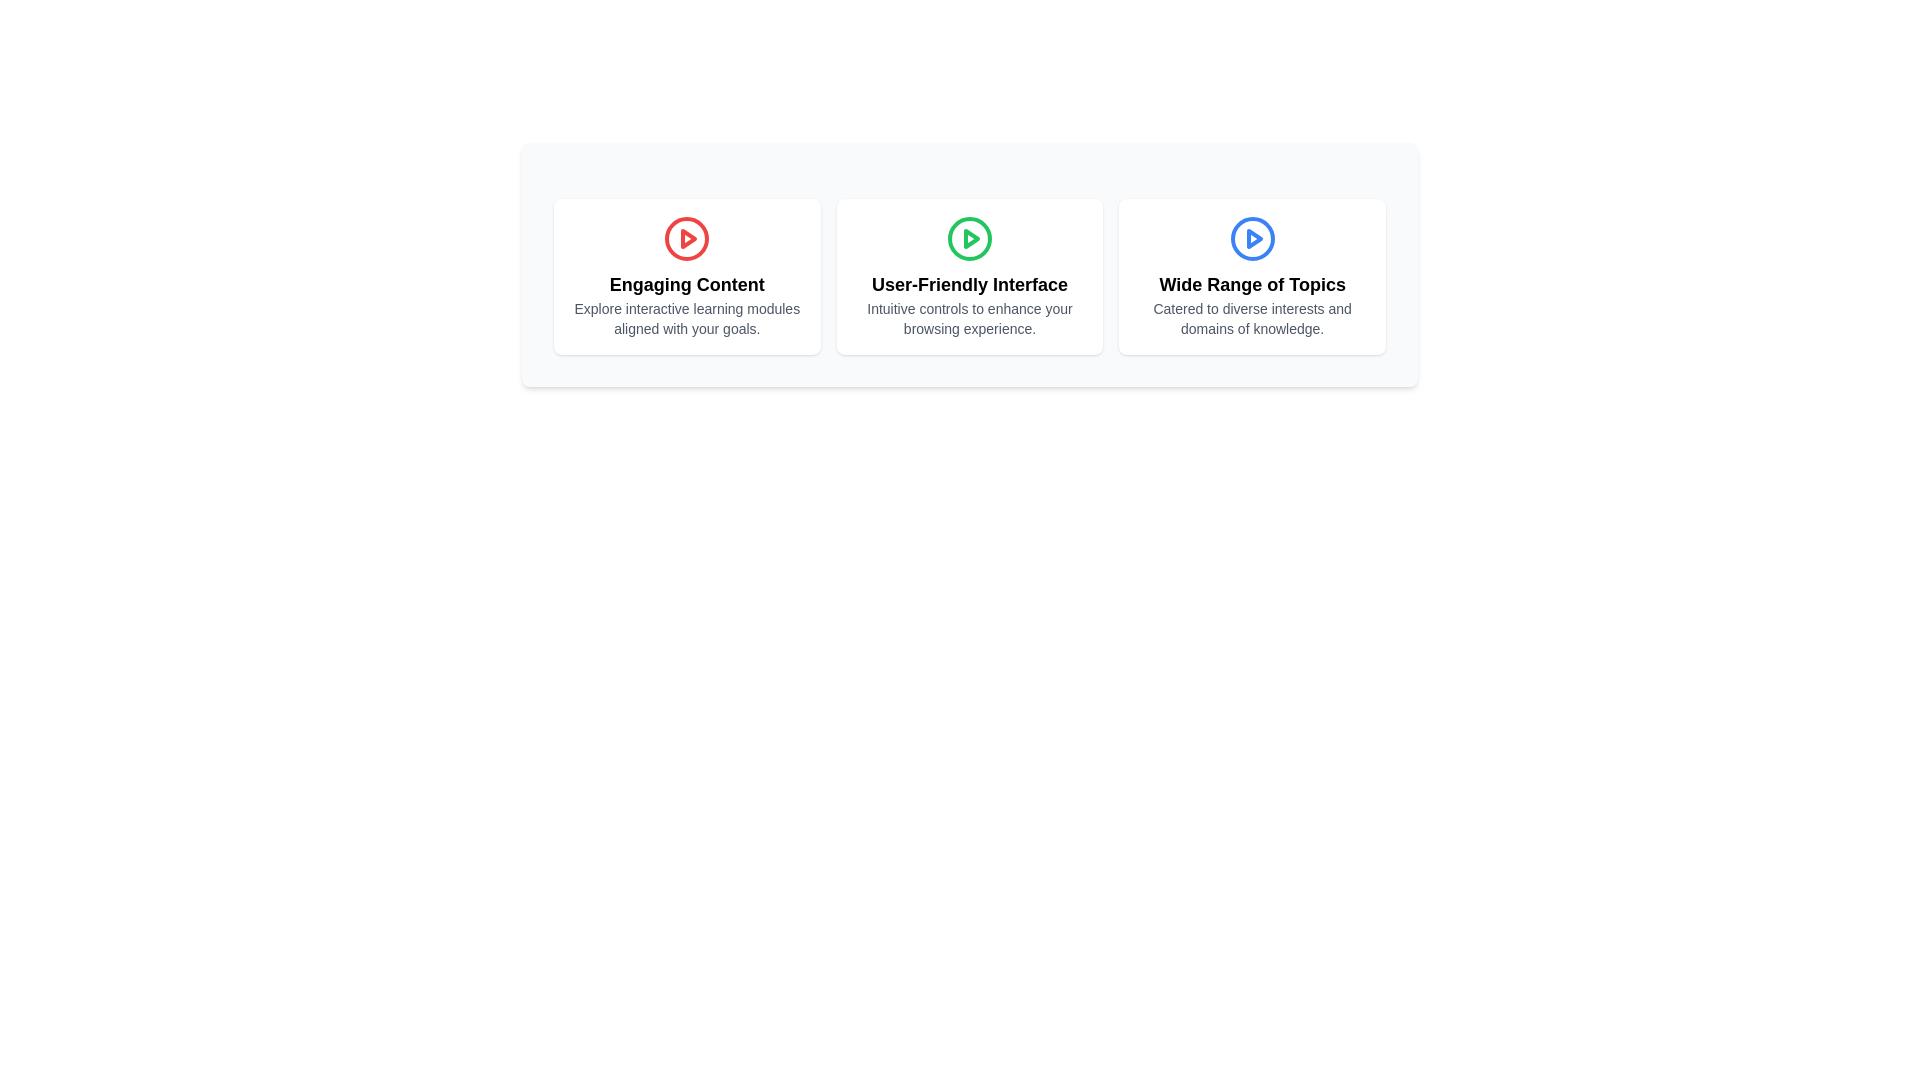 The height and width of the screenshot is (1080, 1920). What do you see at coordinates (1251, 238) in the screenshot?
I see `the Icon button located at the top-center of the 'Wide Range of Topics' content card to initiate playback` at bounding box center [1251, 238].